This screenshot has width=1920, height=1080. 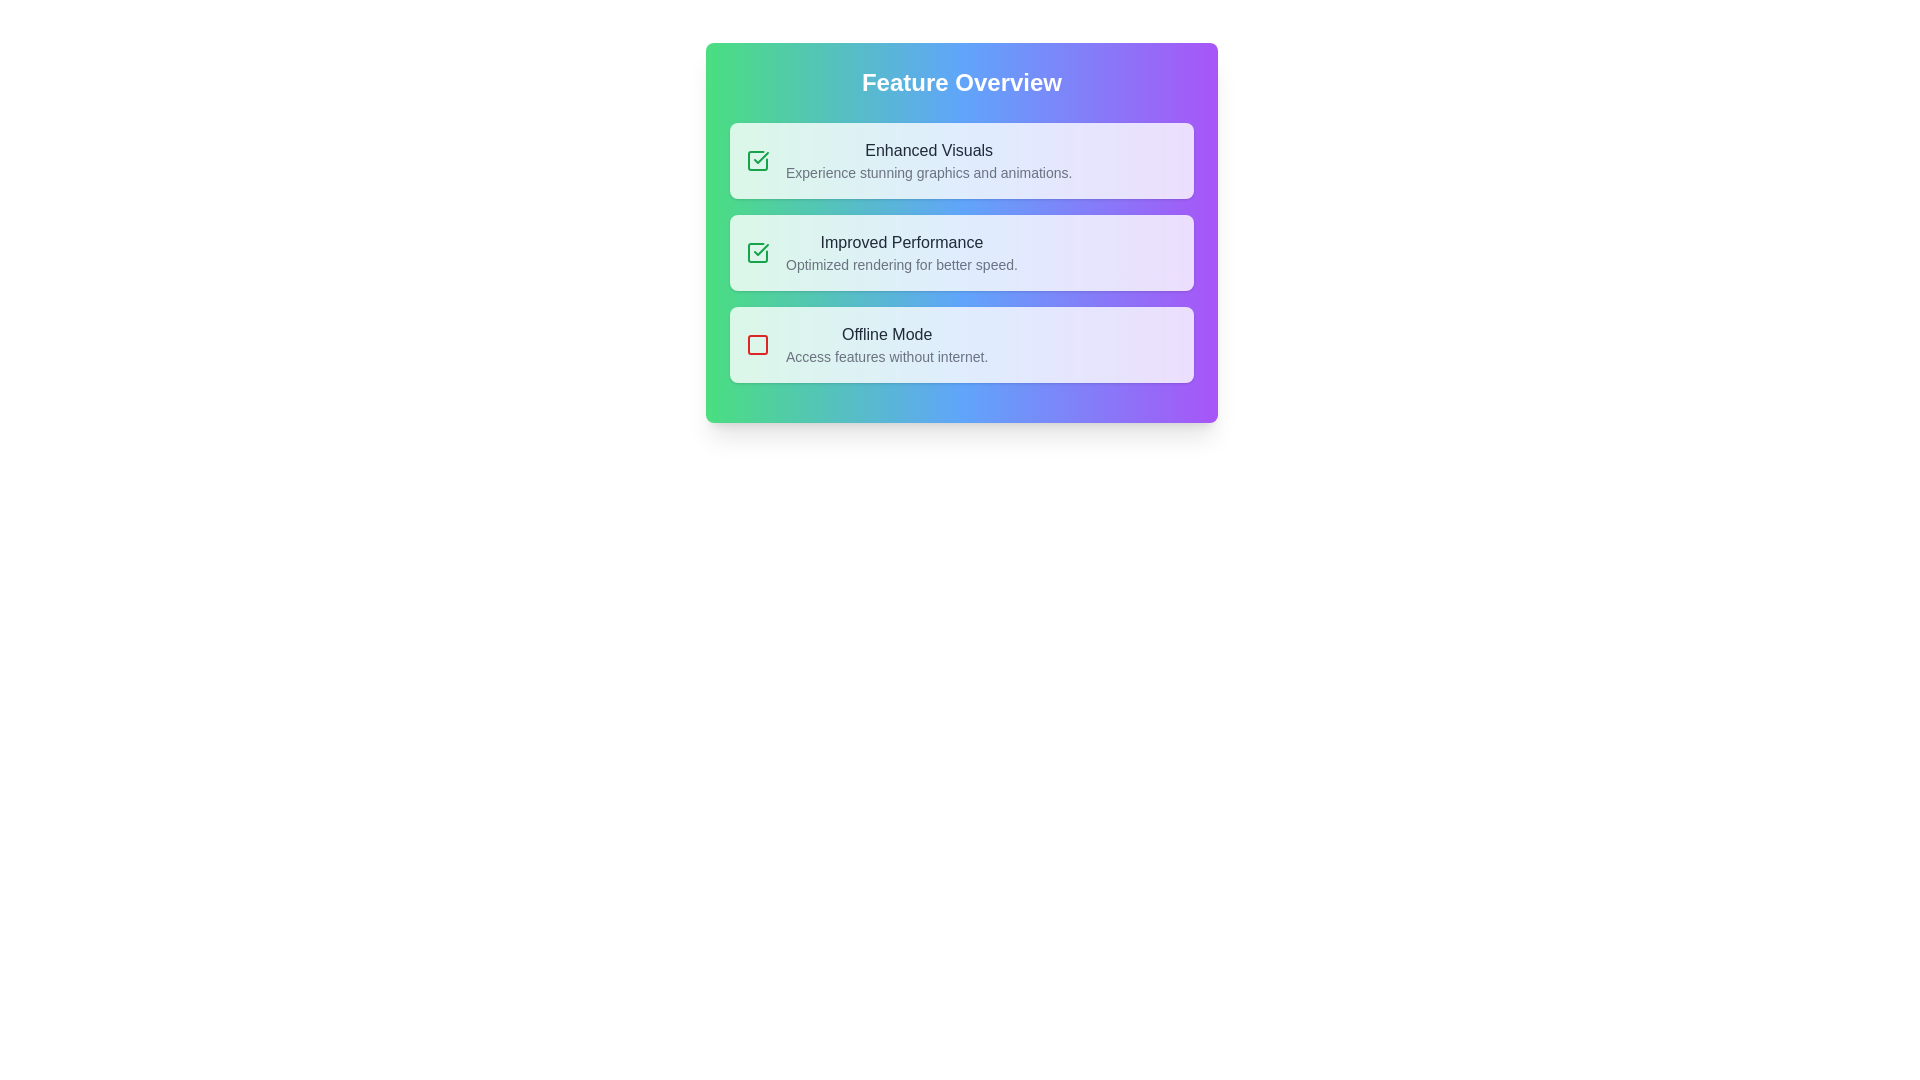 What do you see at coordinates (961, 343) in the screenshot?
I see `the feature item titled 'Offline Mode' to inspect its details` at bounding box center [961, 343].